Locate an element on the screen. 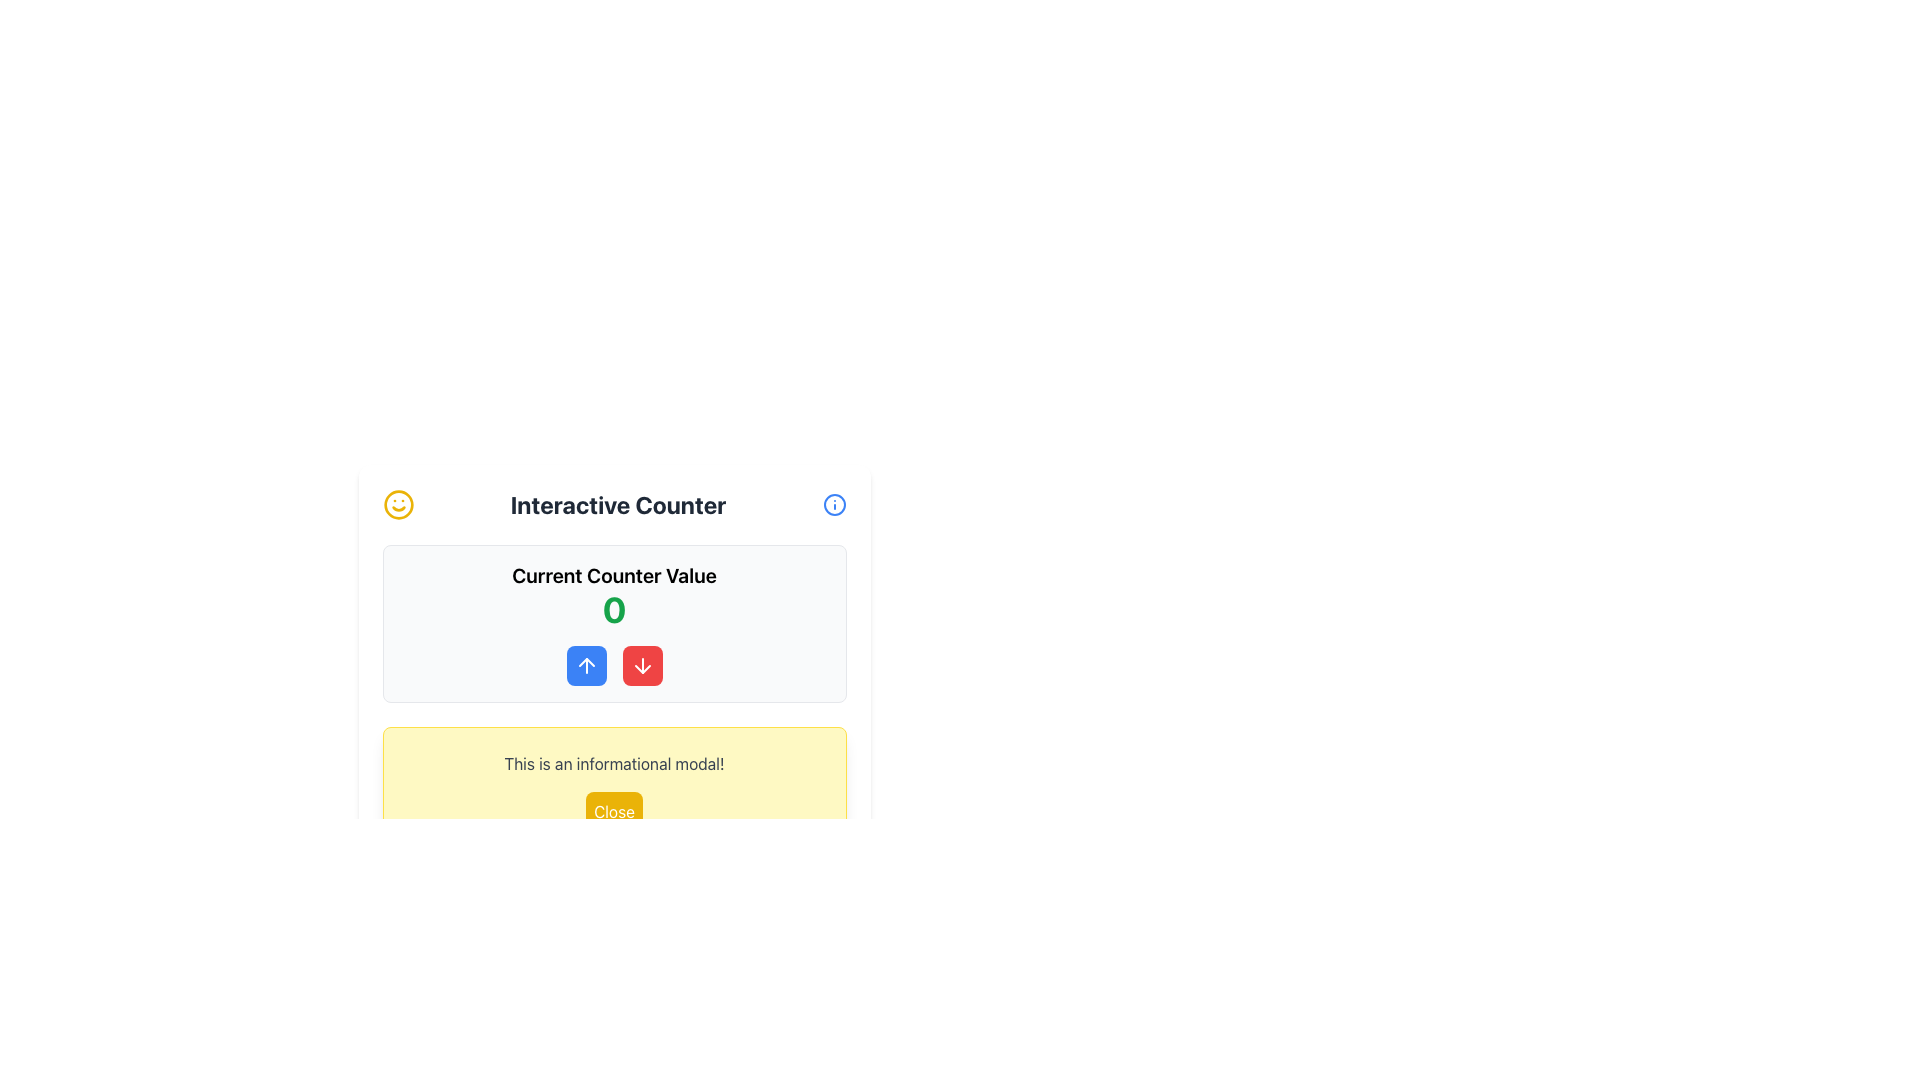  the circular graphical element with a yellow outline located at the center of the smiley face icon in the top-left corner of the layout is located at coordinates (398, 504).